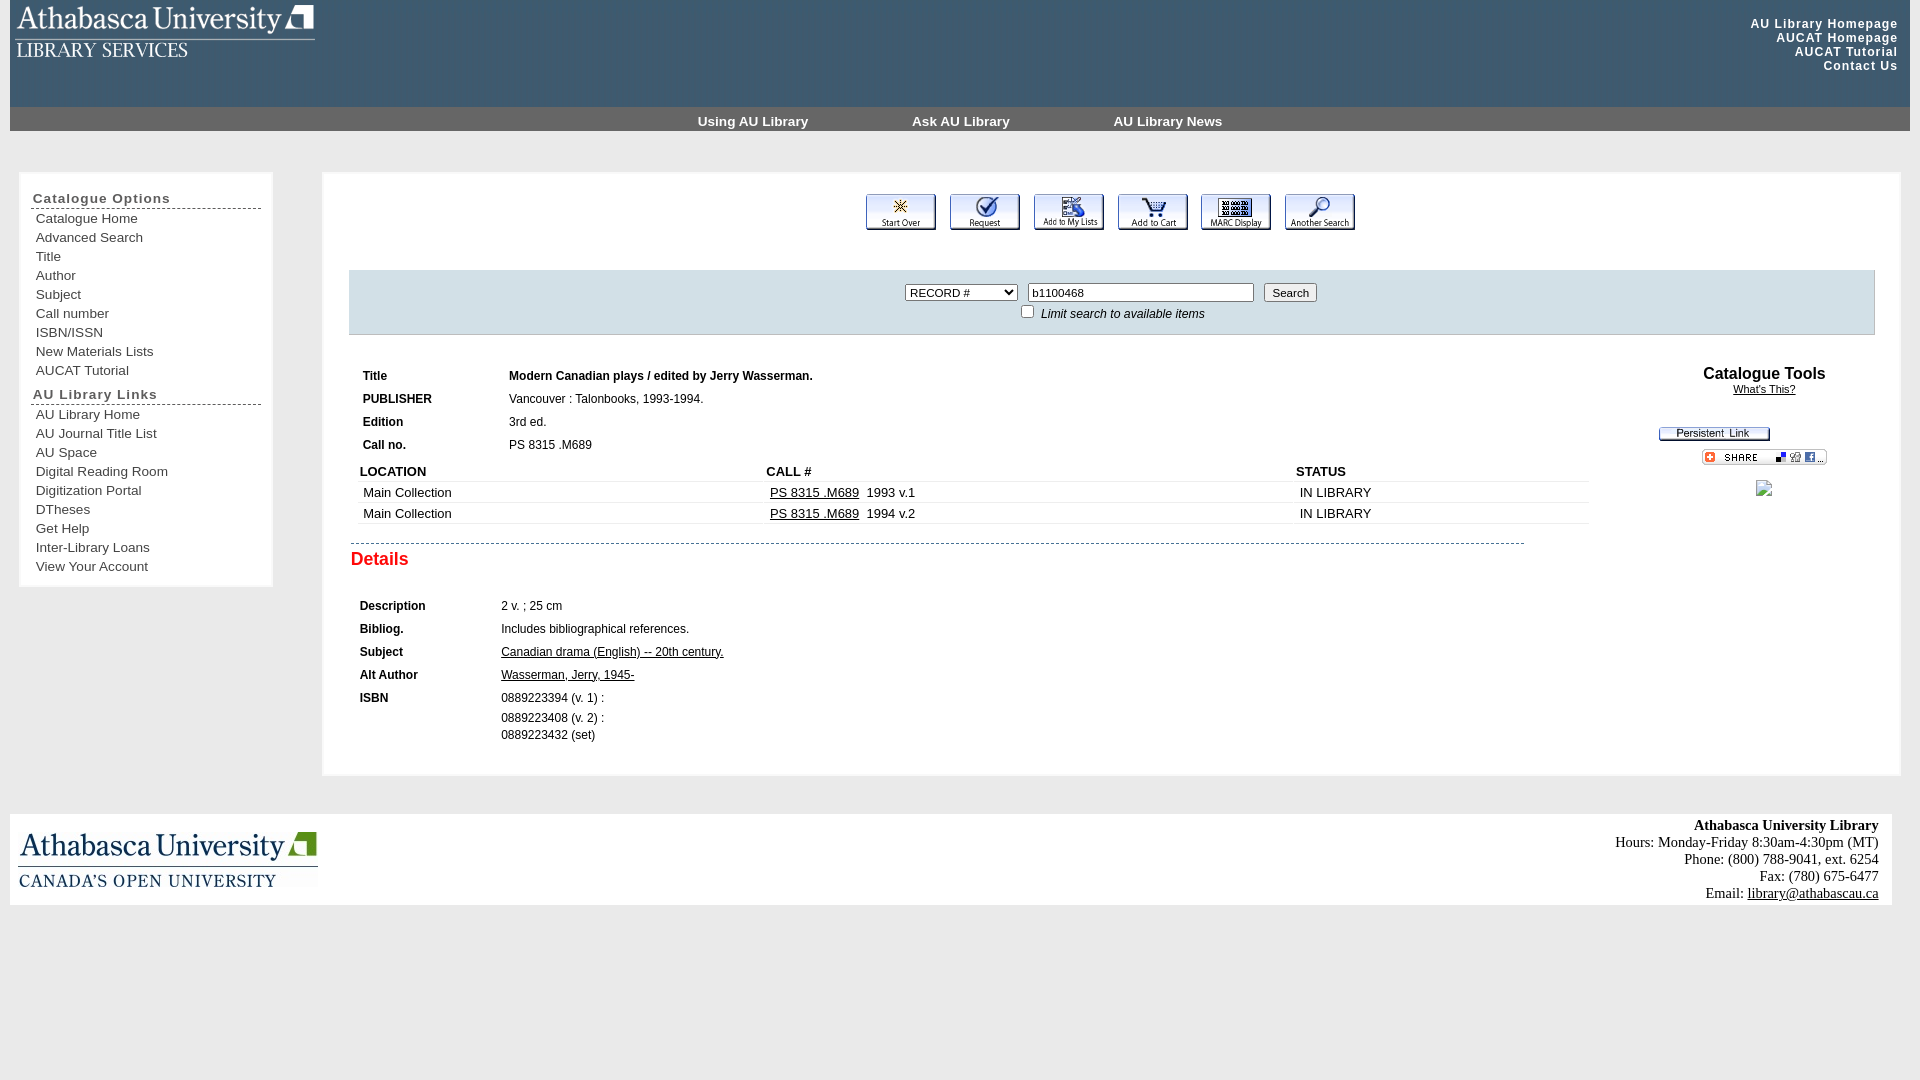 The height and width of the screenshot is (1080, 1920). Describe the element at coordinates (611, 651) in the screenshot. I see `'Canadian drama (English) -- 20th century.'` at that location.